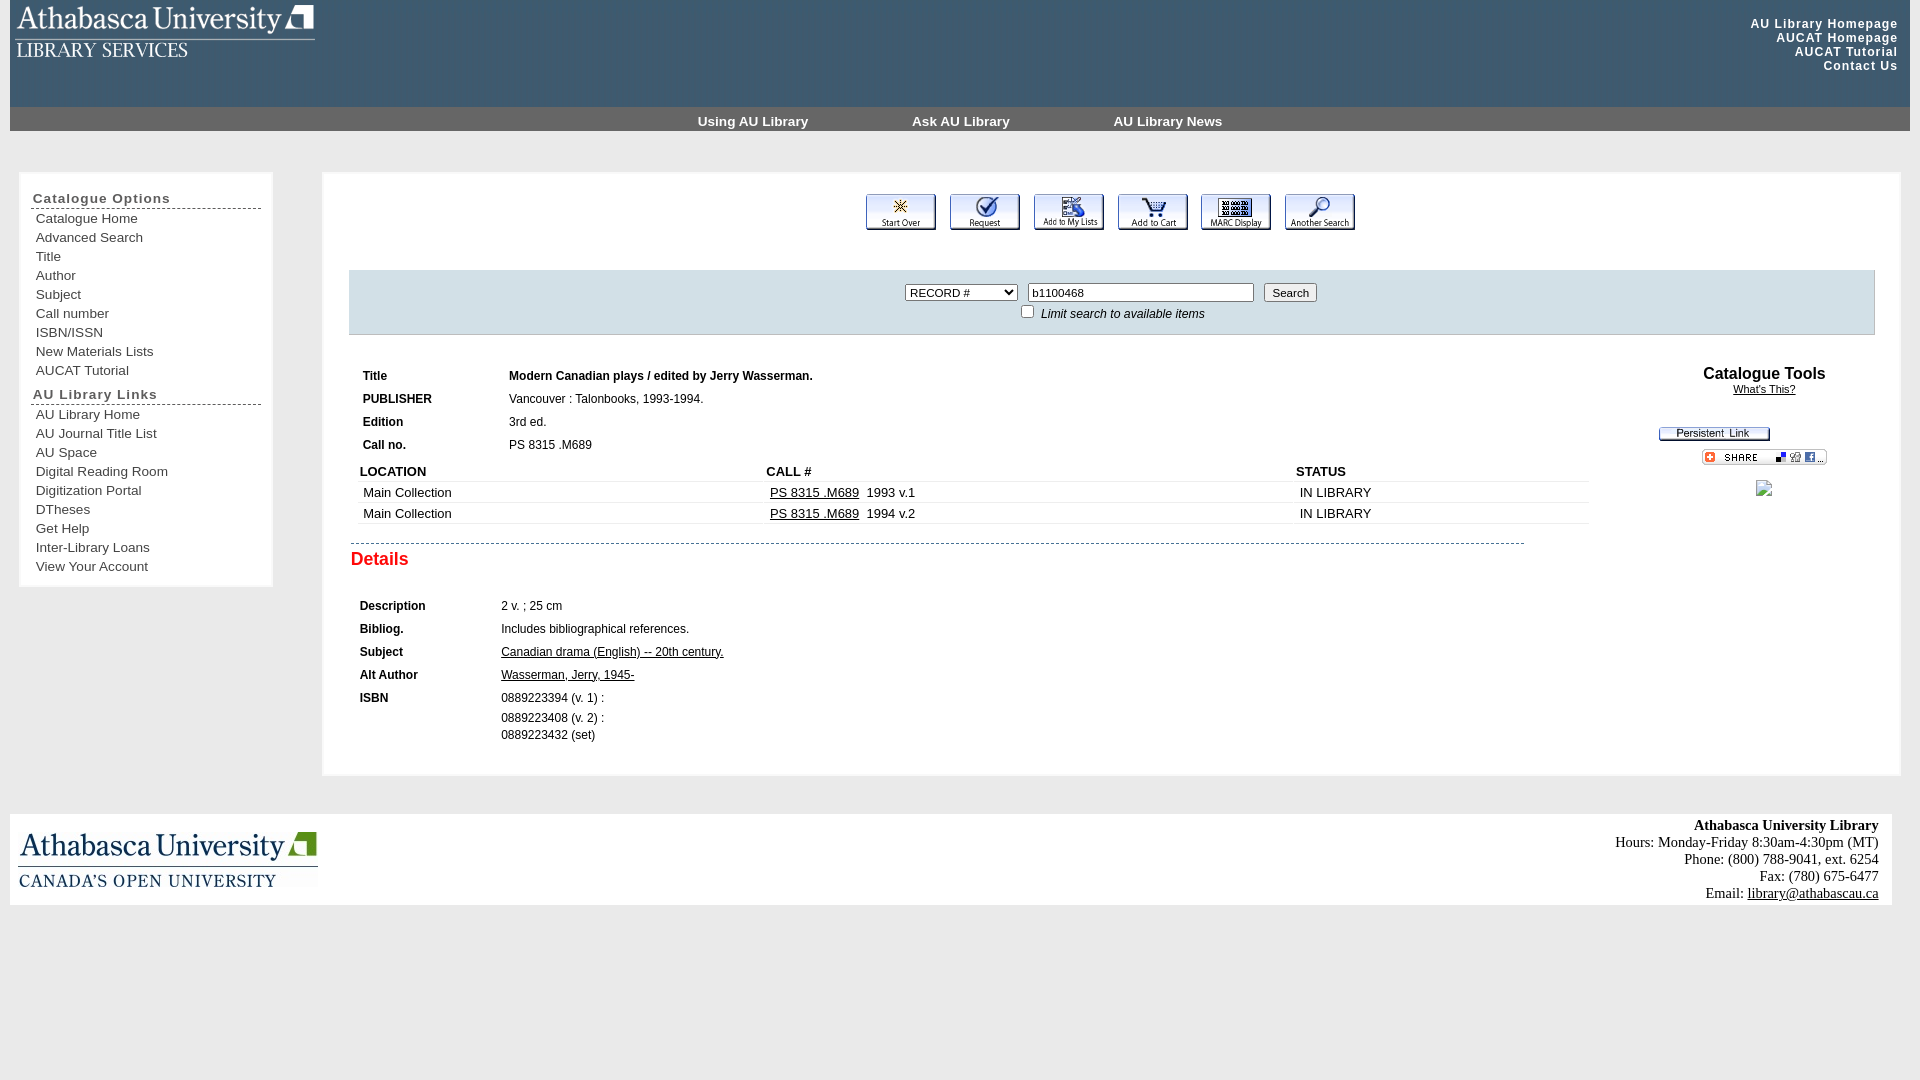 The height and width of the screenshot is (1080, 1920). Describe the element at coordinates (611, 651) in the screenshot. I see `'Canadian drama (English) -- 20th century.'` at that location.